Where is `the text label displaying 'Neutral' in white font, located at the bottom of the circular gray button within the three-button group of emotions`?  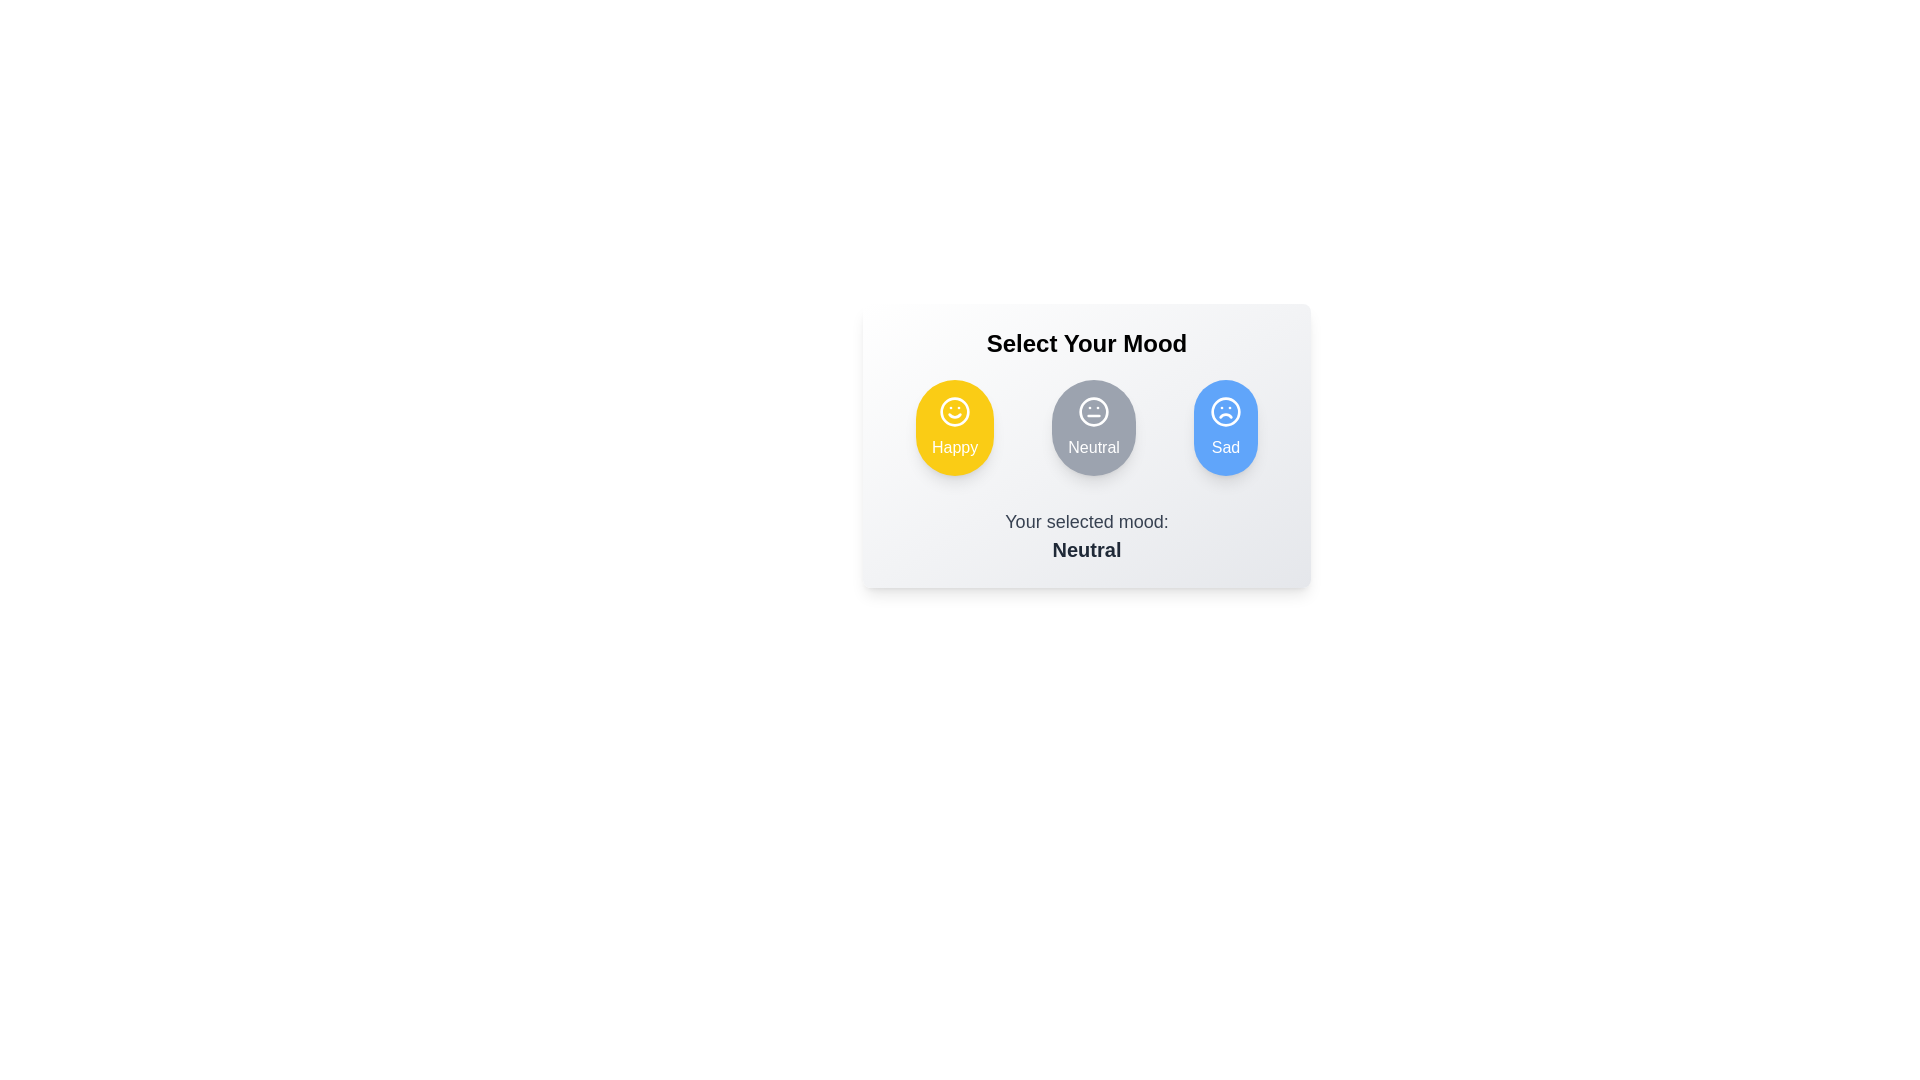
the text label displaying 'Neutral' in white font, located at the bottom of the circular gray button within the three-button group of emotions is located at coordinates (1093, 446).